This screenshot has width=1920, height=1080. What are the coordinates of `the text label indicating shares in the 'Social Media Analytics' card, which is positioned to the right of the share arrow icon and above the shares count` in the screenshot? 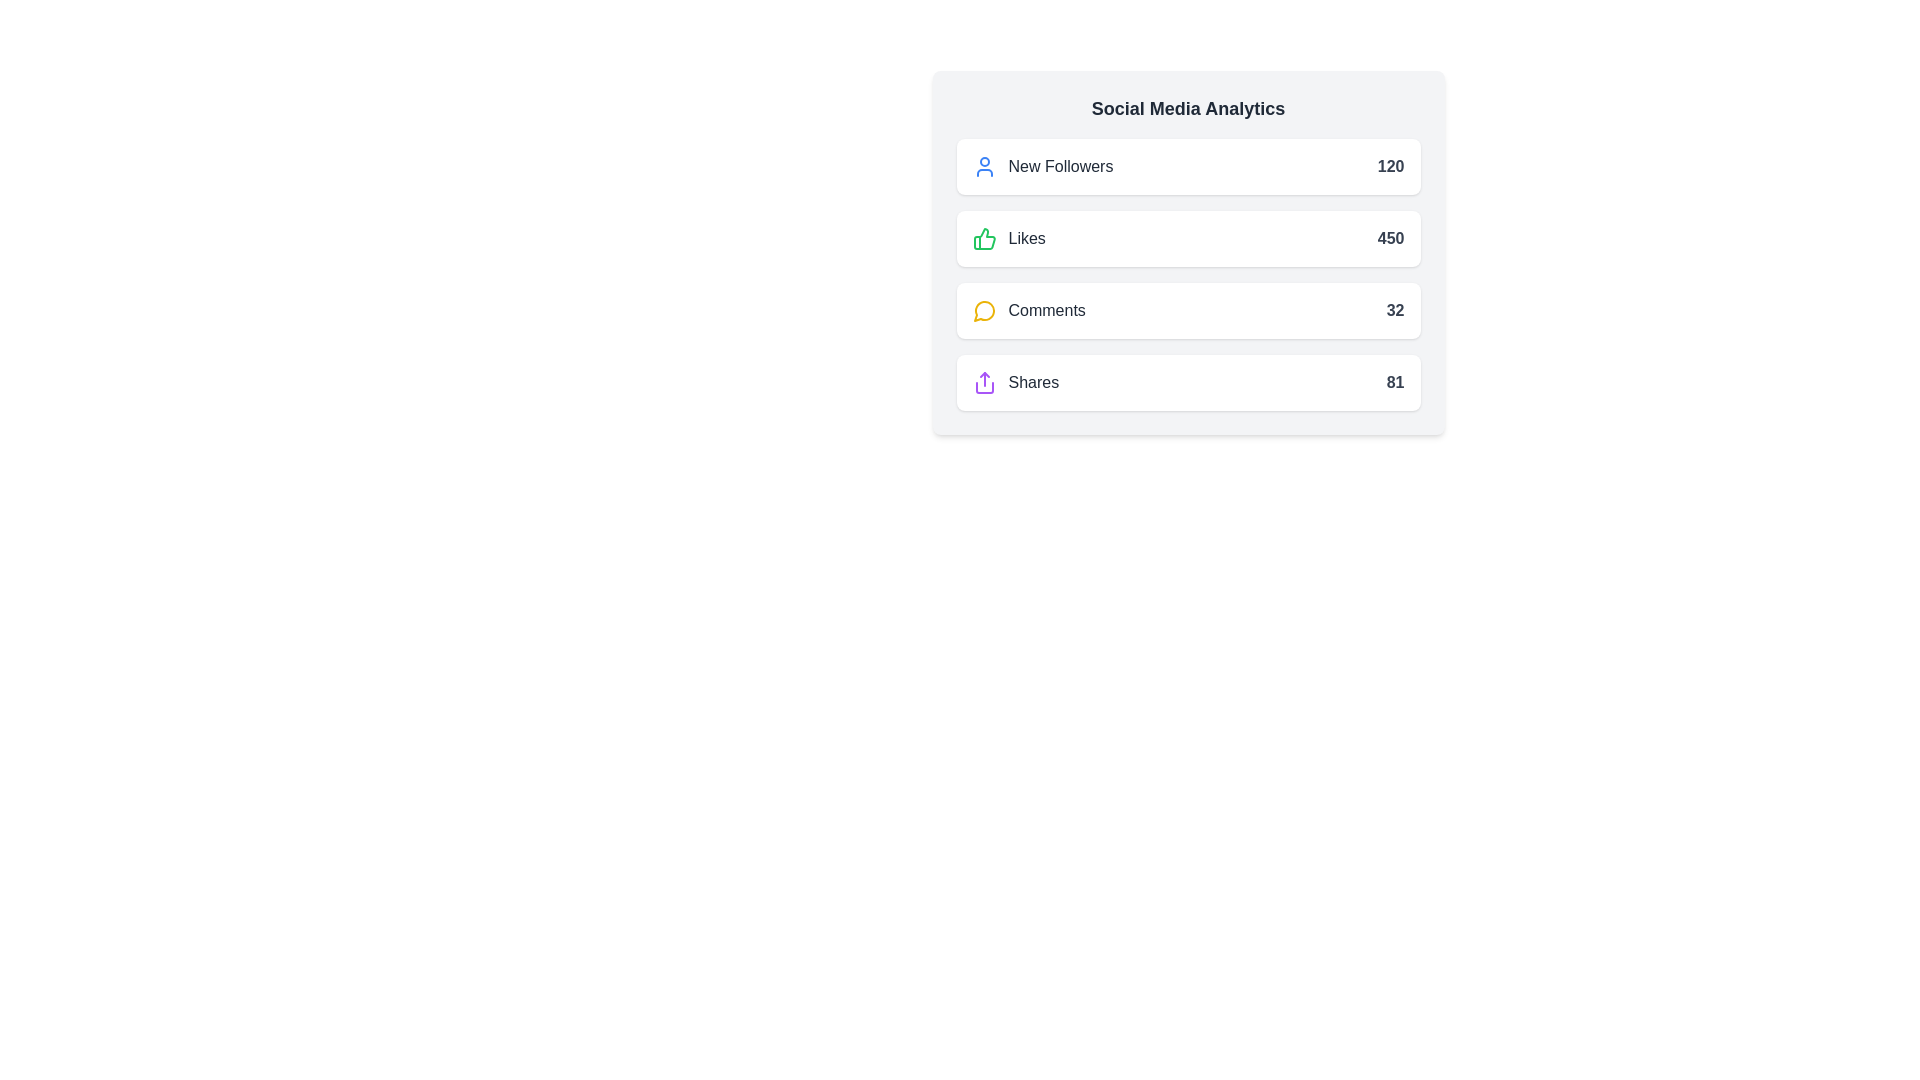 It's located at (1033, 382).